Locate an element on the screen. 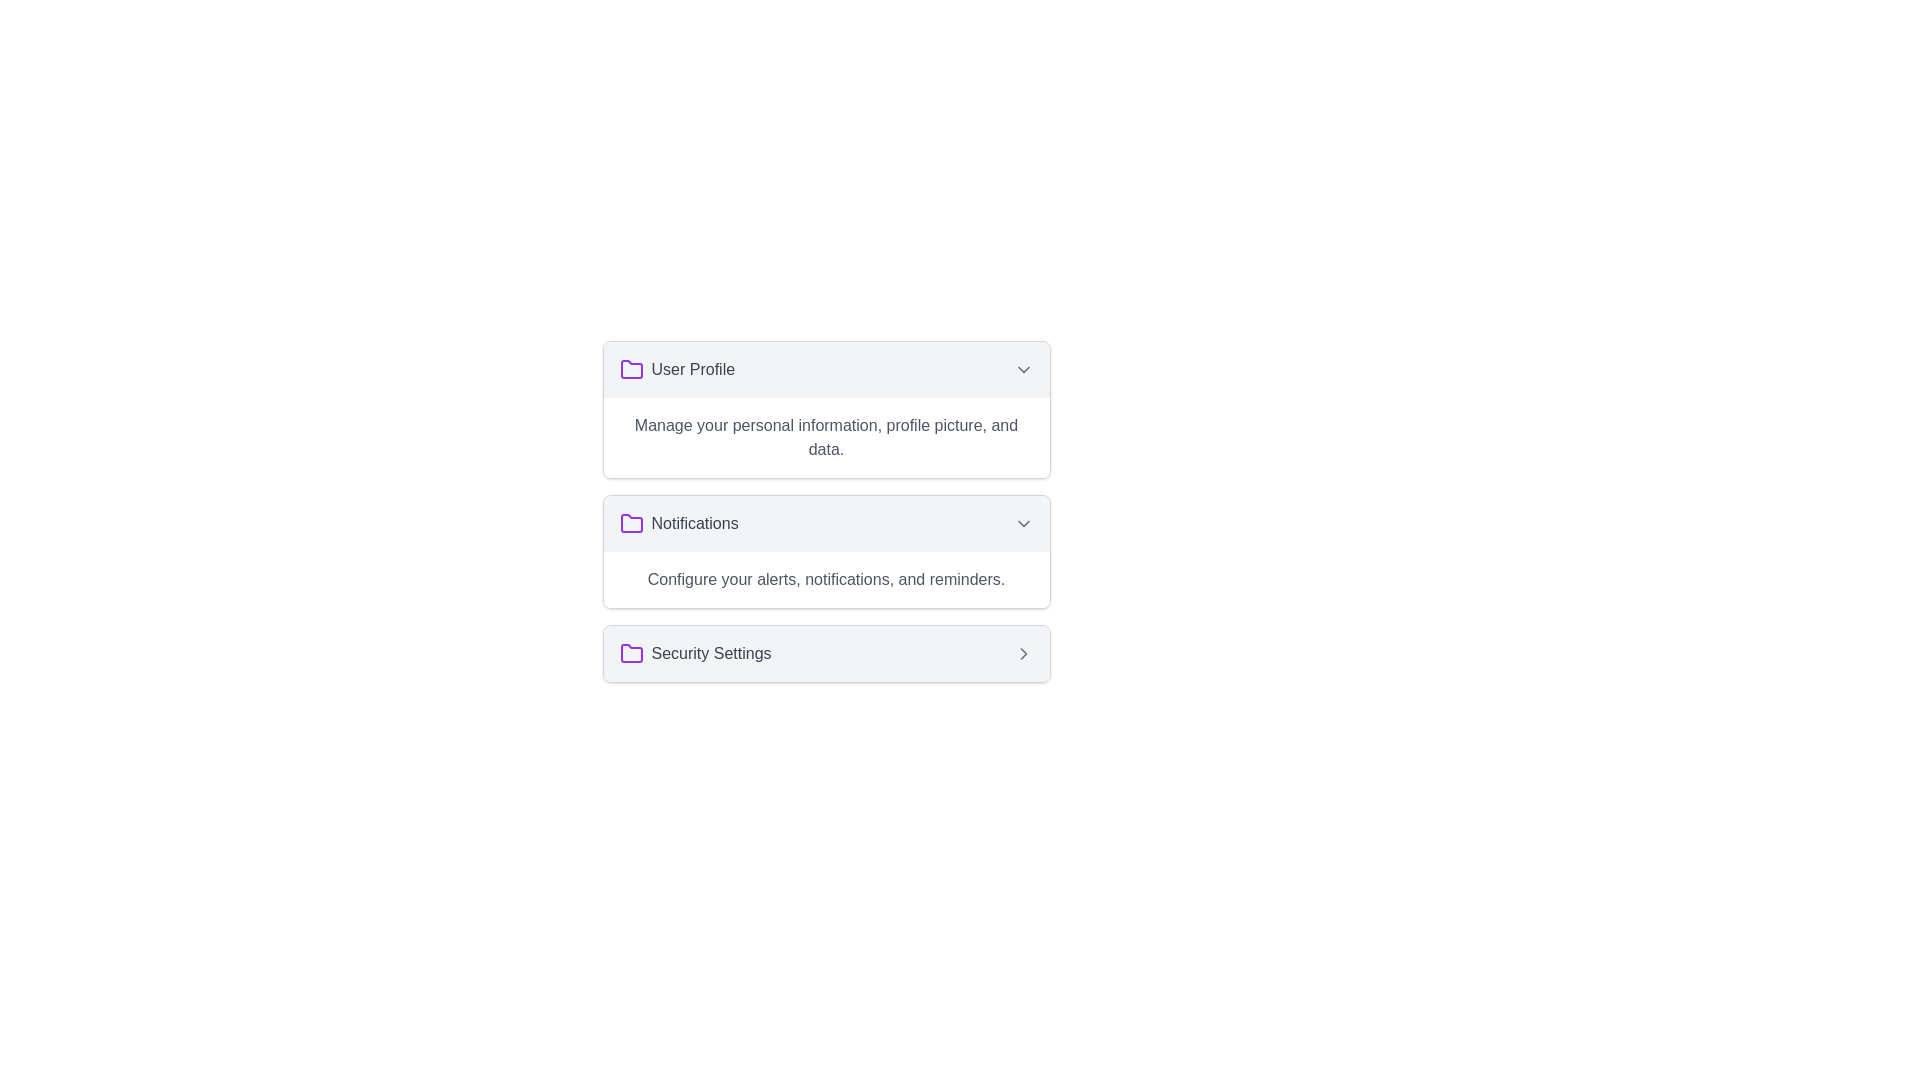 This screenshot has height=1080, width=1920. the third button in the vertically stacked list that leads to the 'Security Settings' page is located at coordinates (826, 654).